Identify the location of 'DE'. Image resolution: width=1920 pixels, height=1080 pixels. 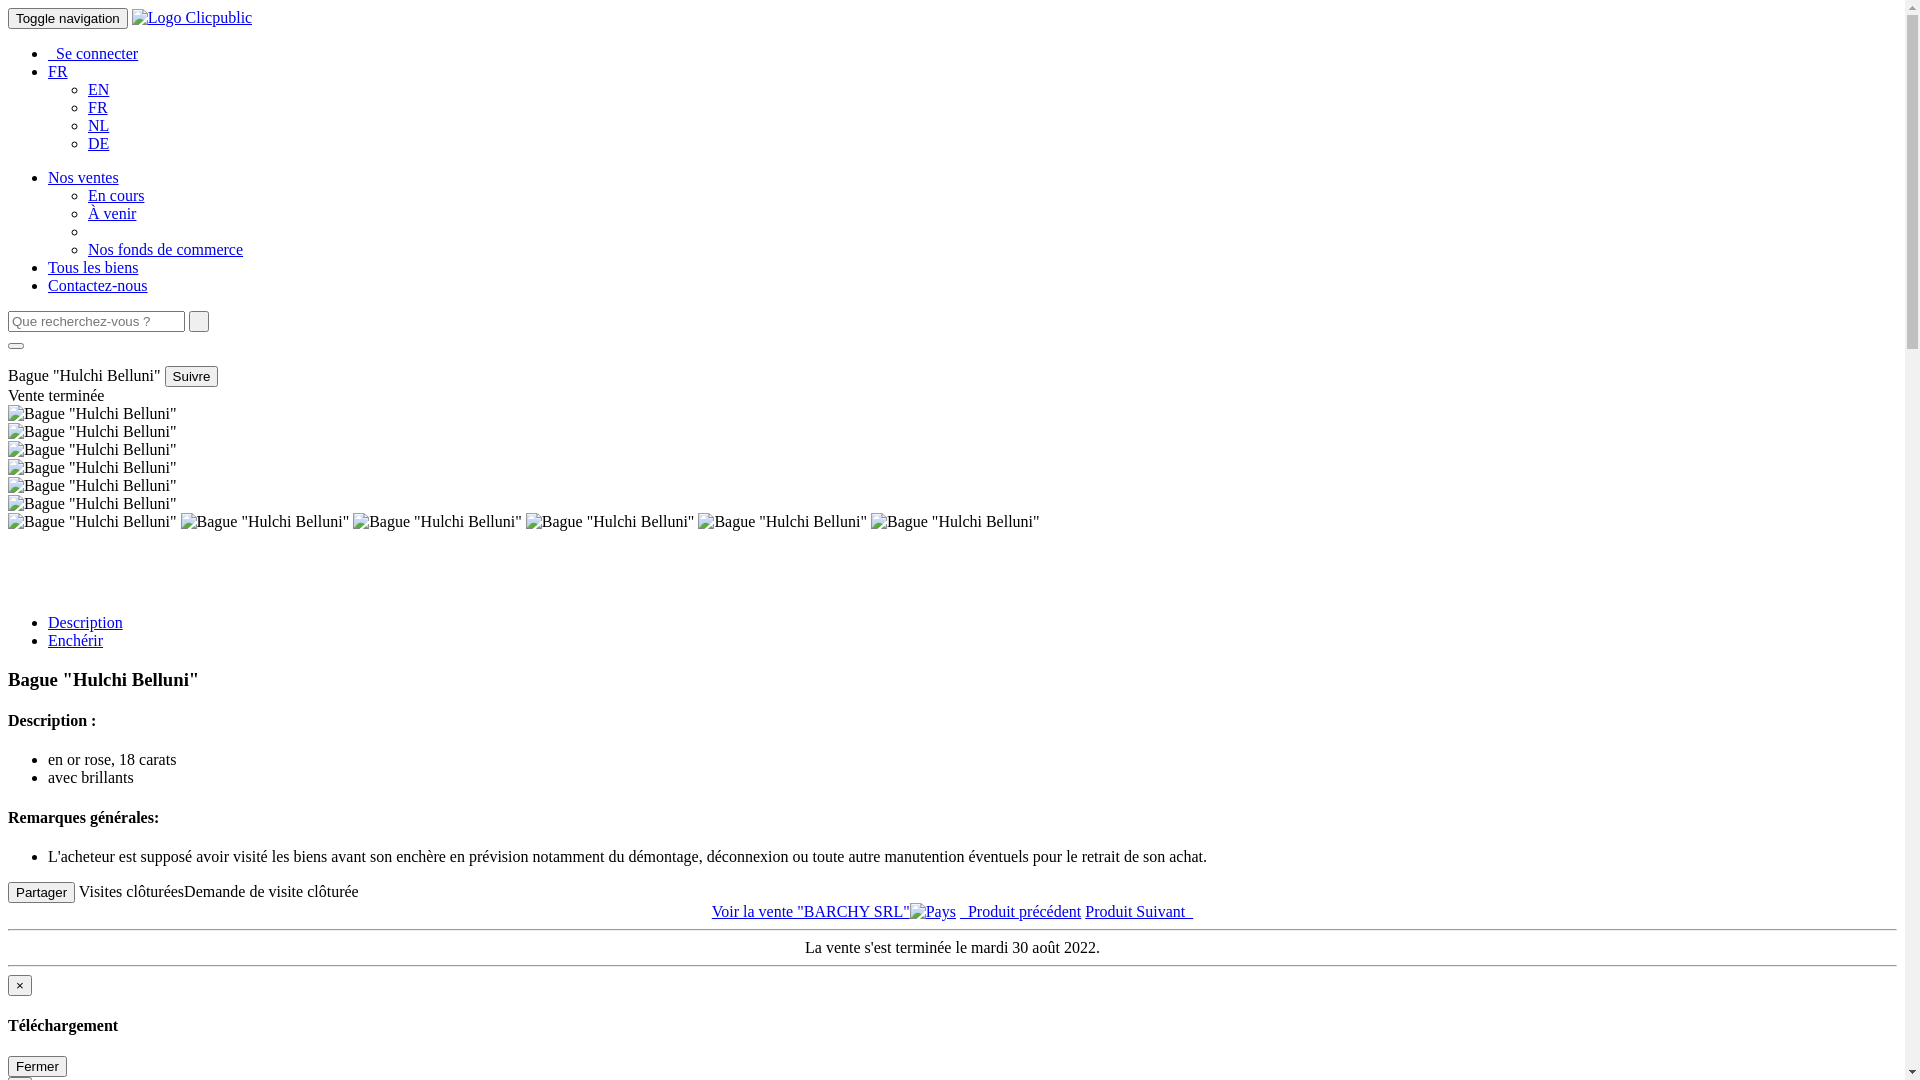
(97, 142).